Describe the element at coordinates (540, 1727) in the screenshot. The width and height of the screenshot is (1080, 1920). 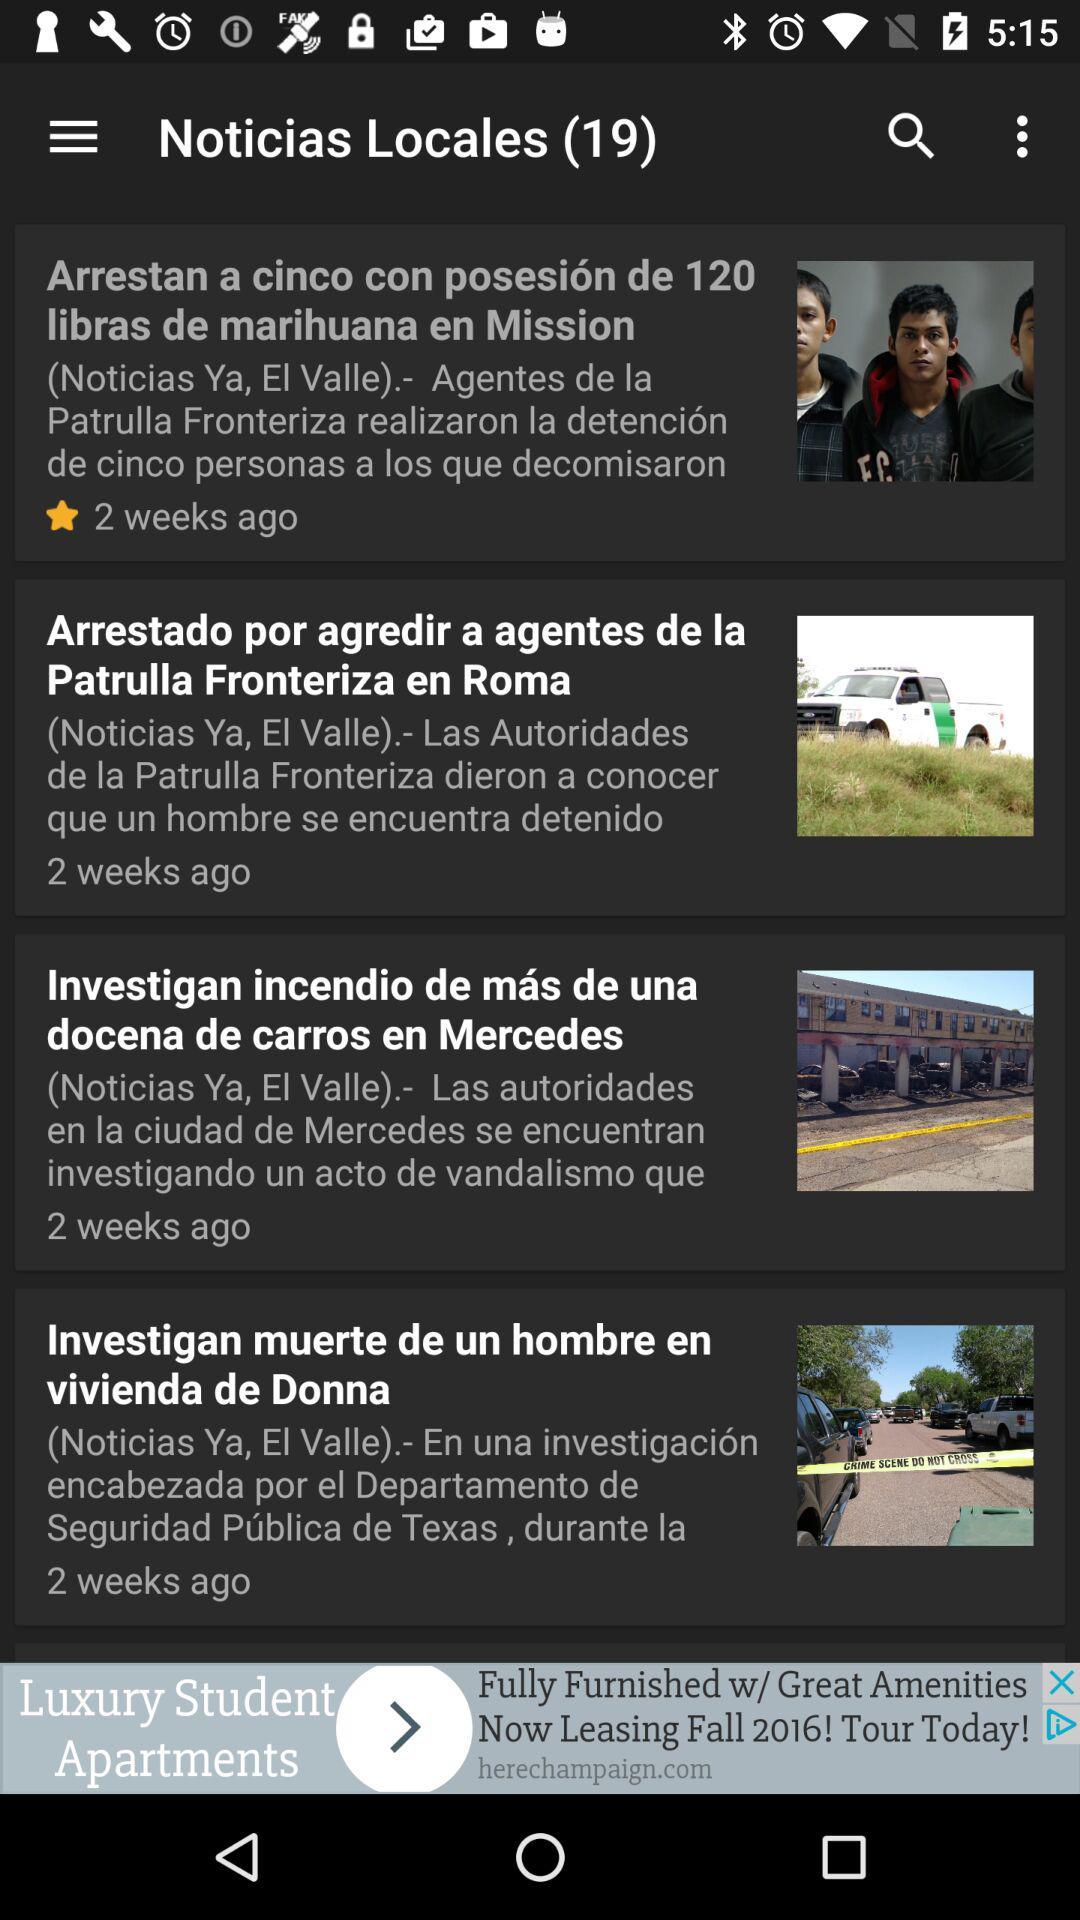
I see `the advertisement option` at that location.